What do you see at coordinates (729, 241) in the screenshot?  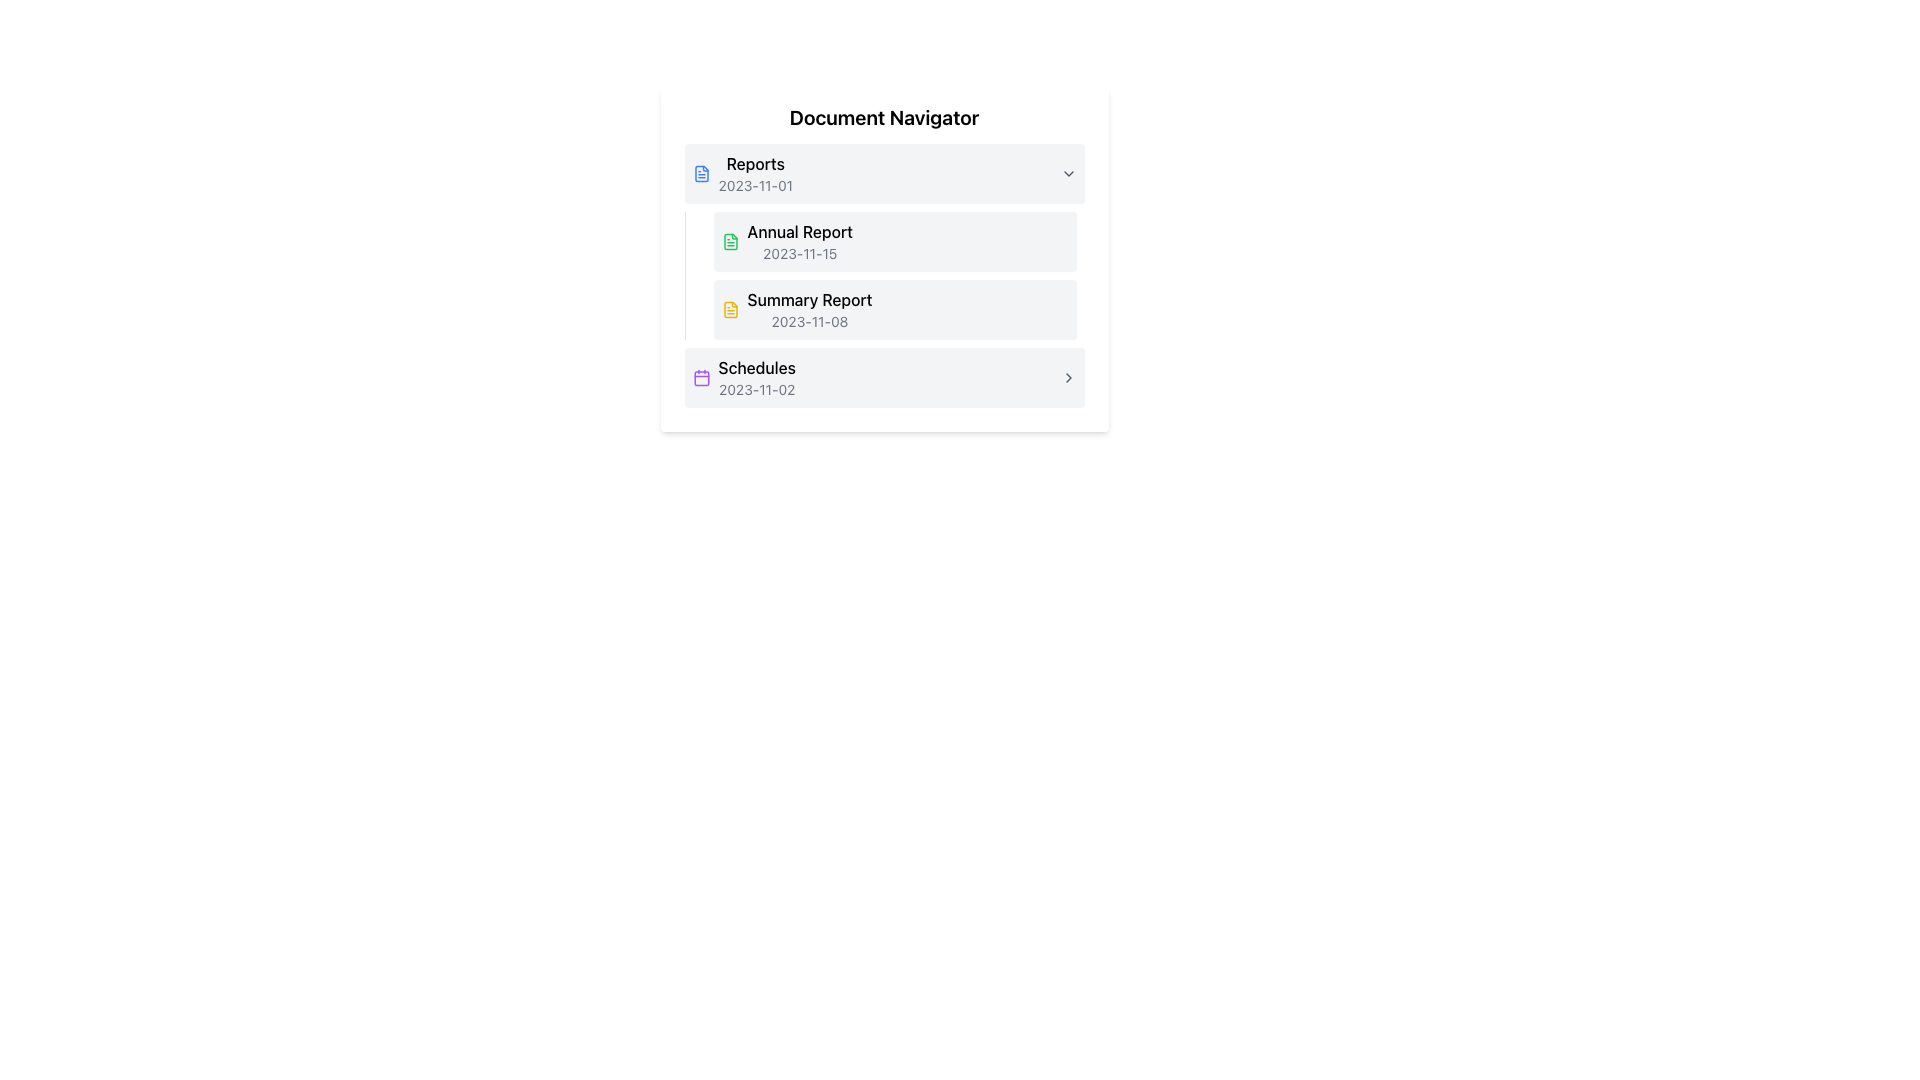 I see `the green file icon representing the 'Annual Report', located to the left of the text 'Annual Report'` at bounding box center [729, 241].